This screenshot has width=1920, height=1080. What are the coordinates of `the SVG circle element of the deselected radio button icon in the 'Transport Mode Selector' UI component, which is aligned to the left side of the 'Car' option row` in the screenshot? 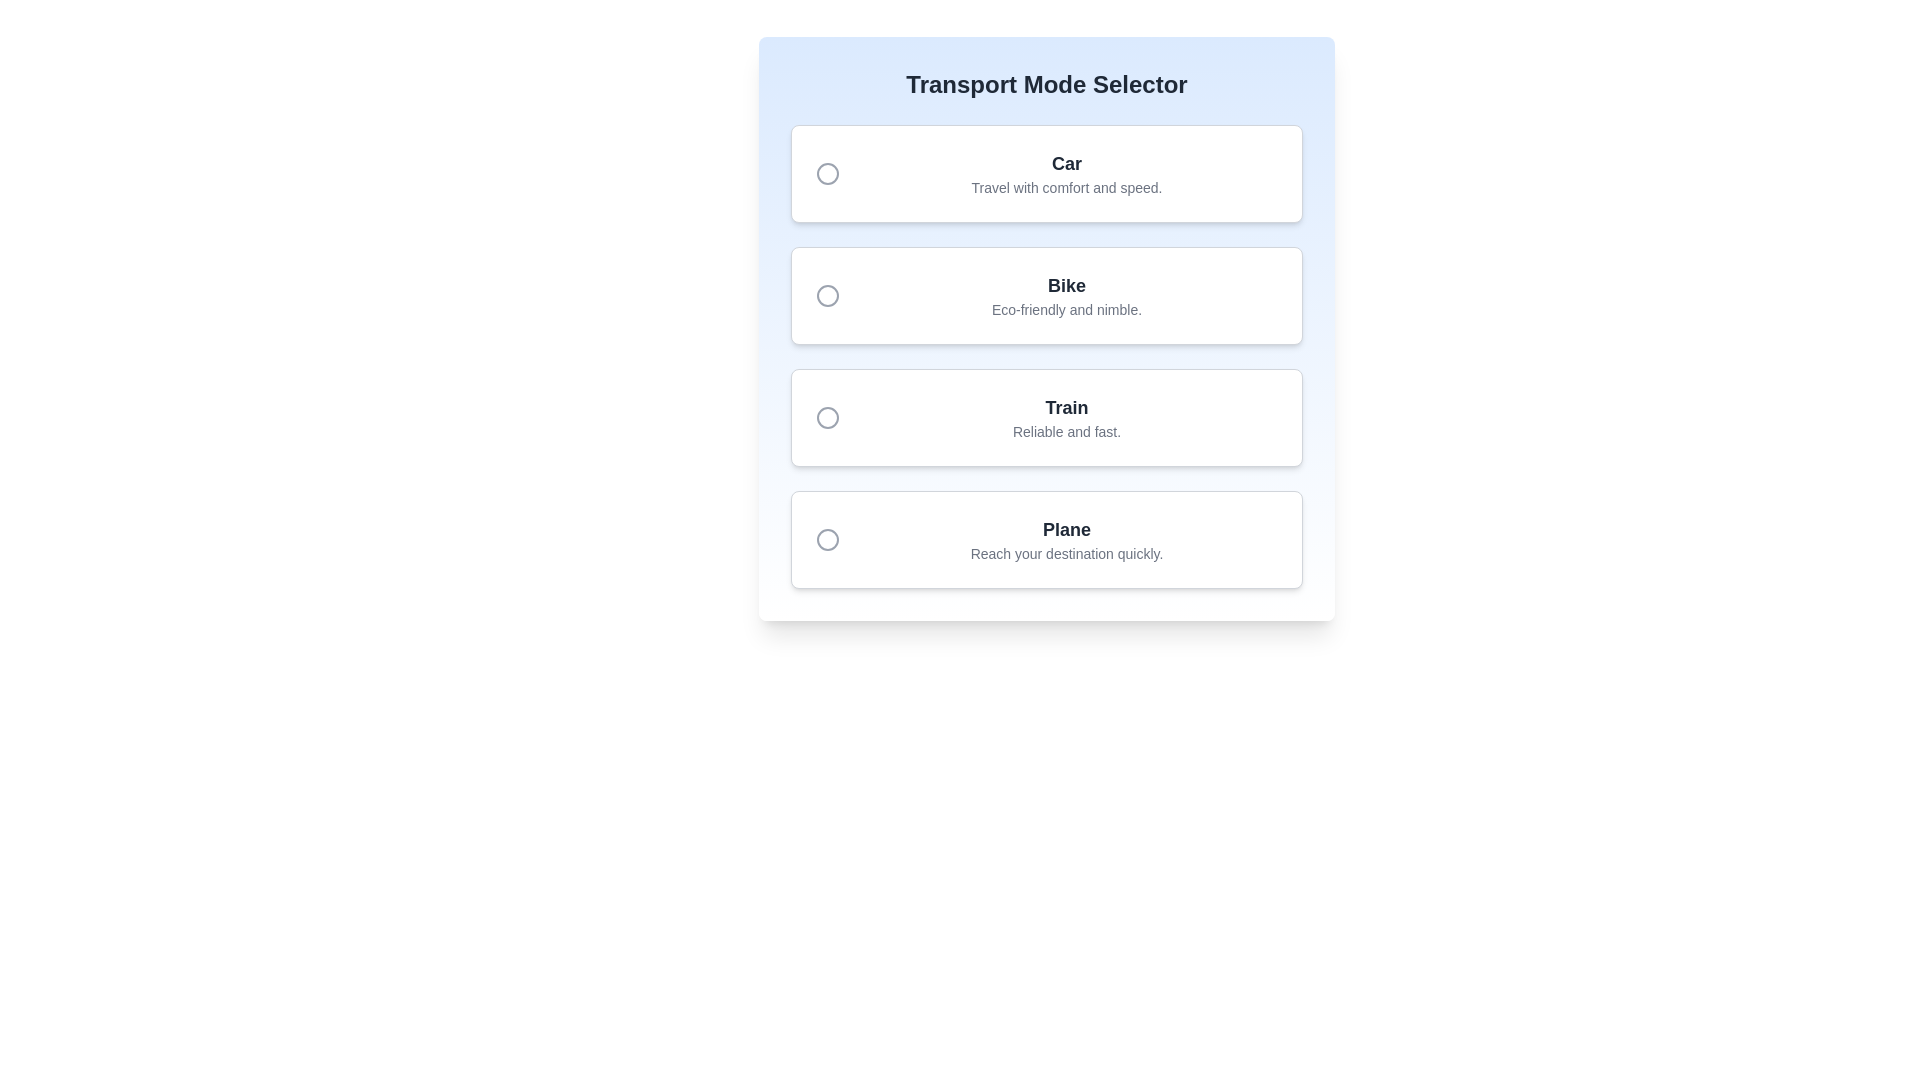 It's located at (828, 172).